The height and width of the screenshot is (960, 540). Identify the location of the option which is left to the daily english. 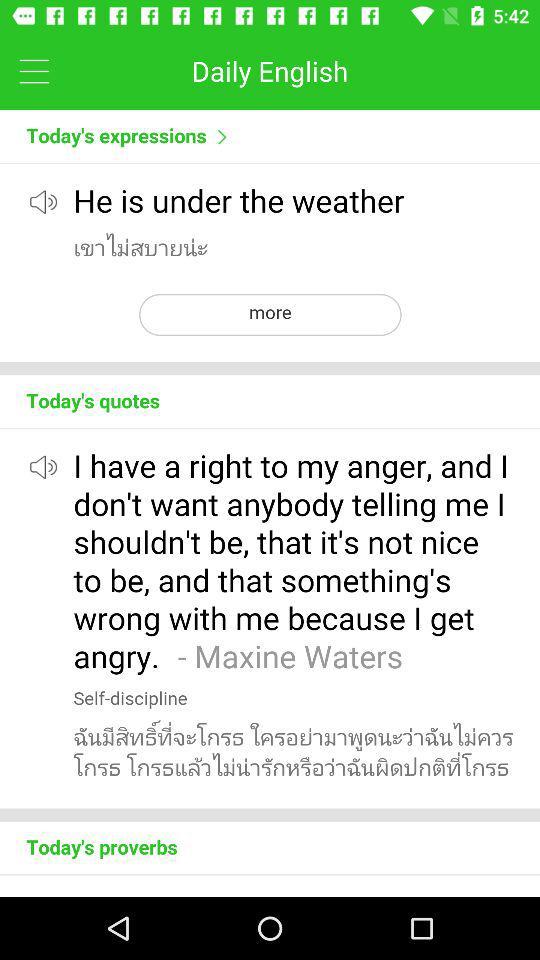
(33, 71).